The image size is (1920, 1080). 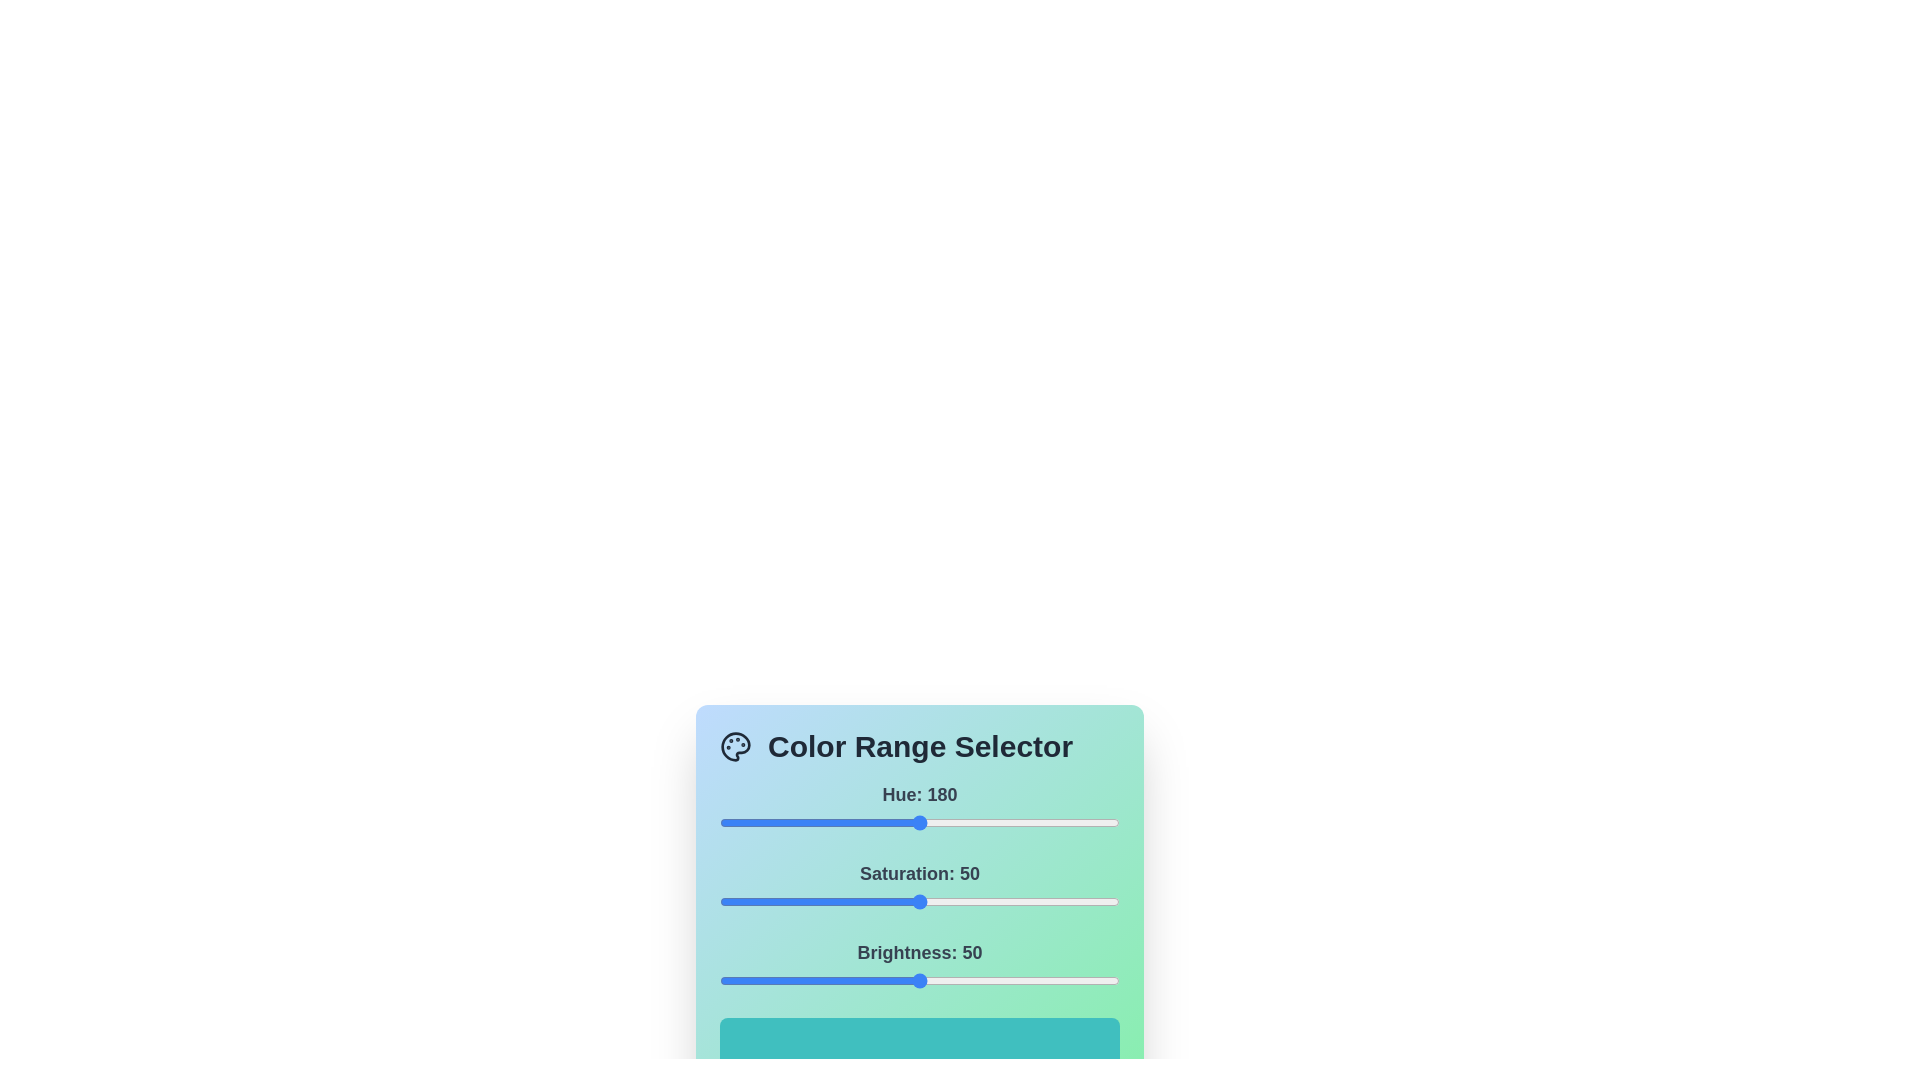 What do you see at coordinates (887, 902) in the screenshot?
I see `the 1 slider to 42` at bounding box center [887, 902].